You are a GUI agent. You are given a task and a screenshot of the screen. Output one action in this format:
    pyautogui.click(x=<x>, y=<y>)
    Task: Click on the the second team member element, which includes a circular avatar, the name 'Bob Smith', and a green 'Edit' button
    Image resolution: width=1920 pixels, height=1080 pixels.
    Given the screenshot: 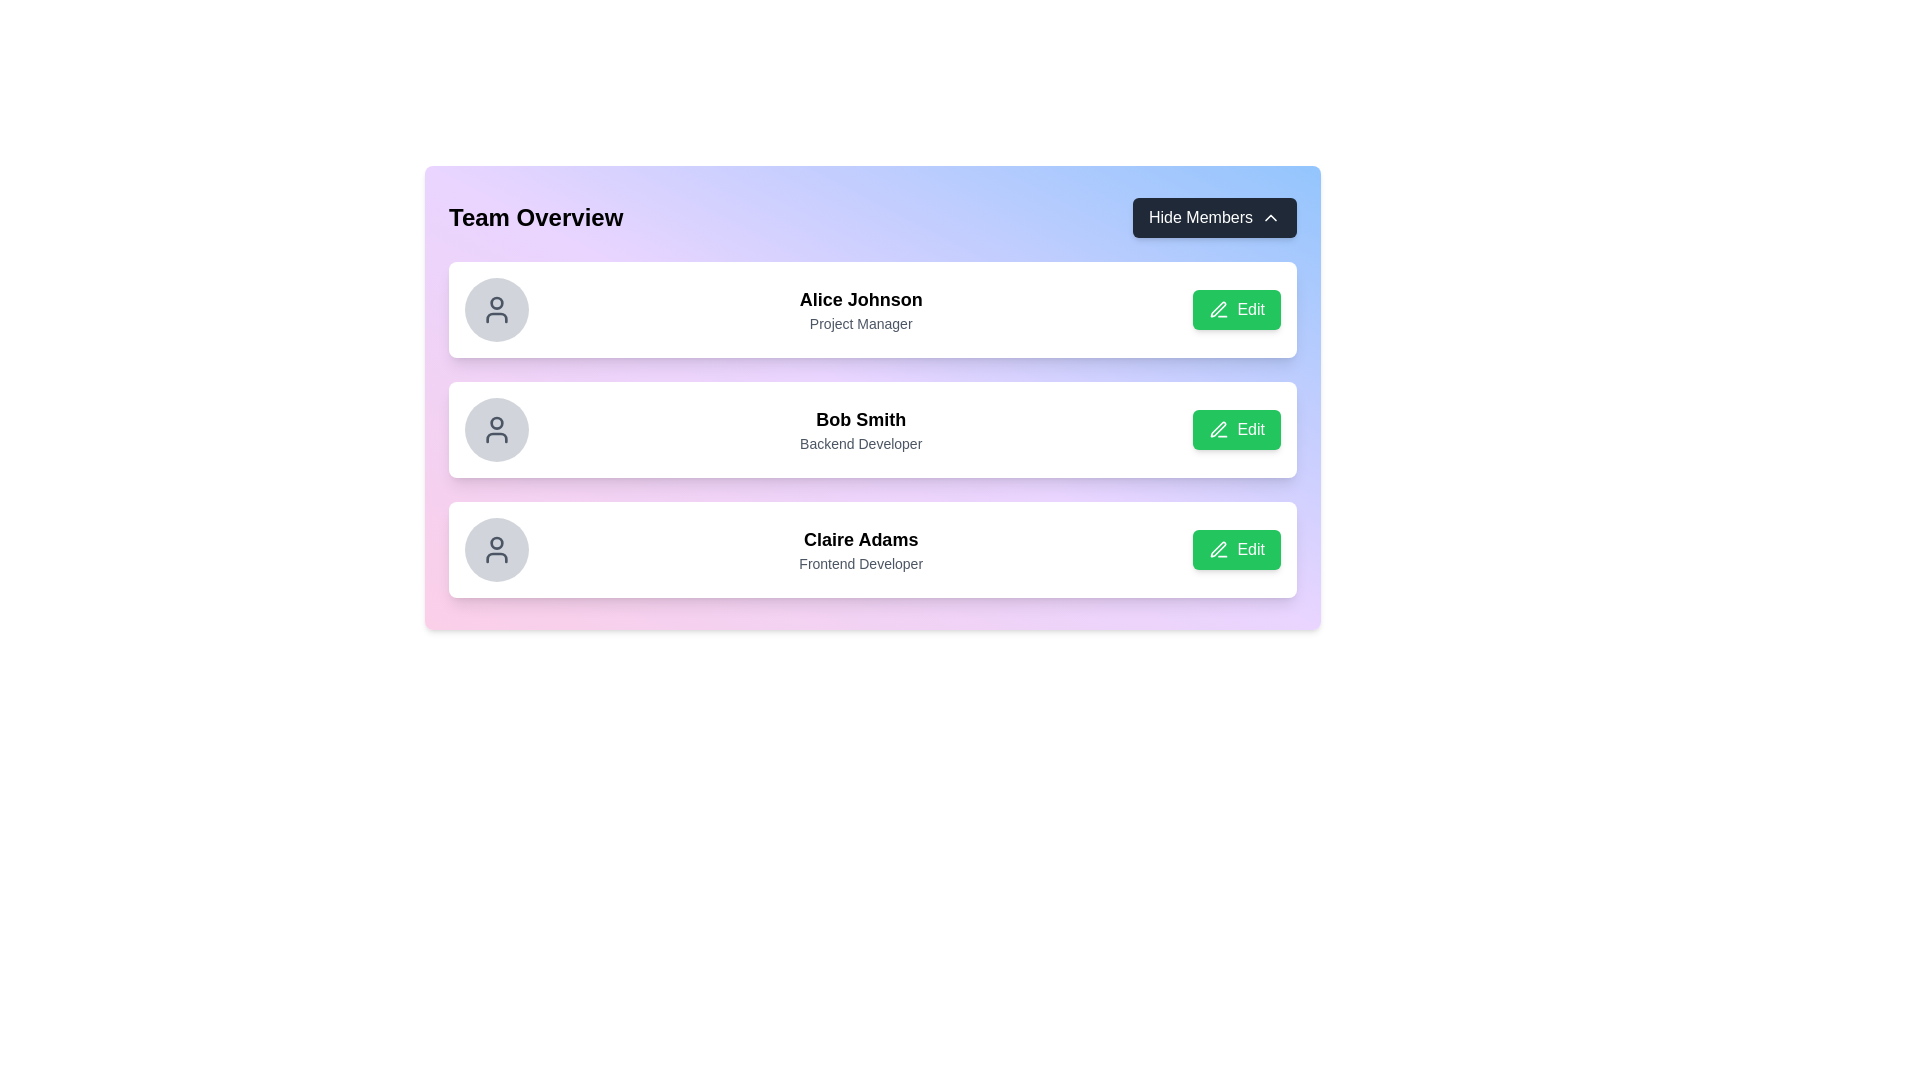 What is the action you would take?
    pyautogui.click(x=873, y=428)
    